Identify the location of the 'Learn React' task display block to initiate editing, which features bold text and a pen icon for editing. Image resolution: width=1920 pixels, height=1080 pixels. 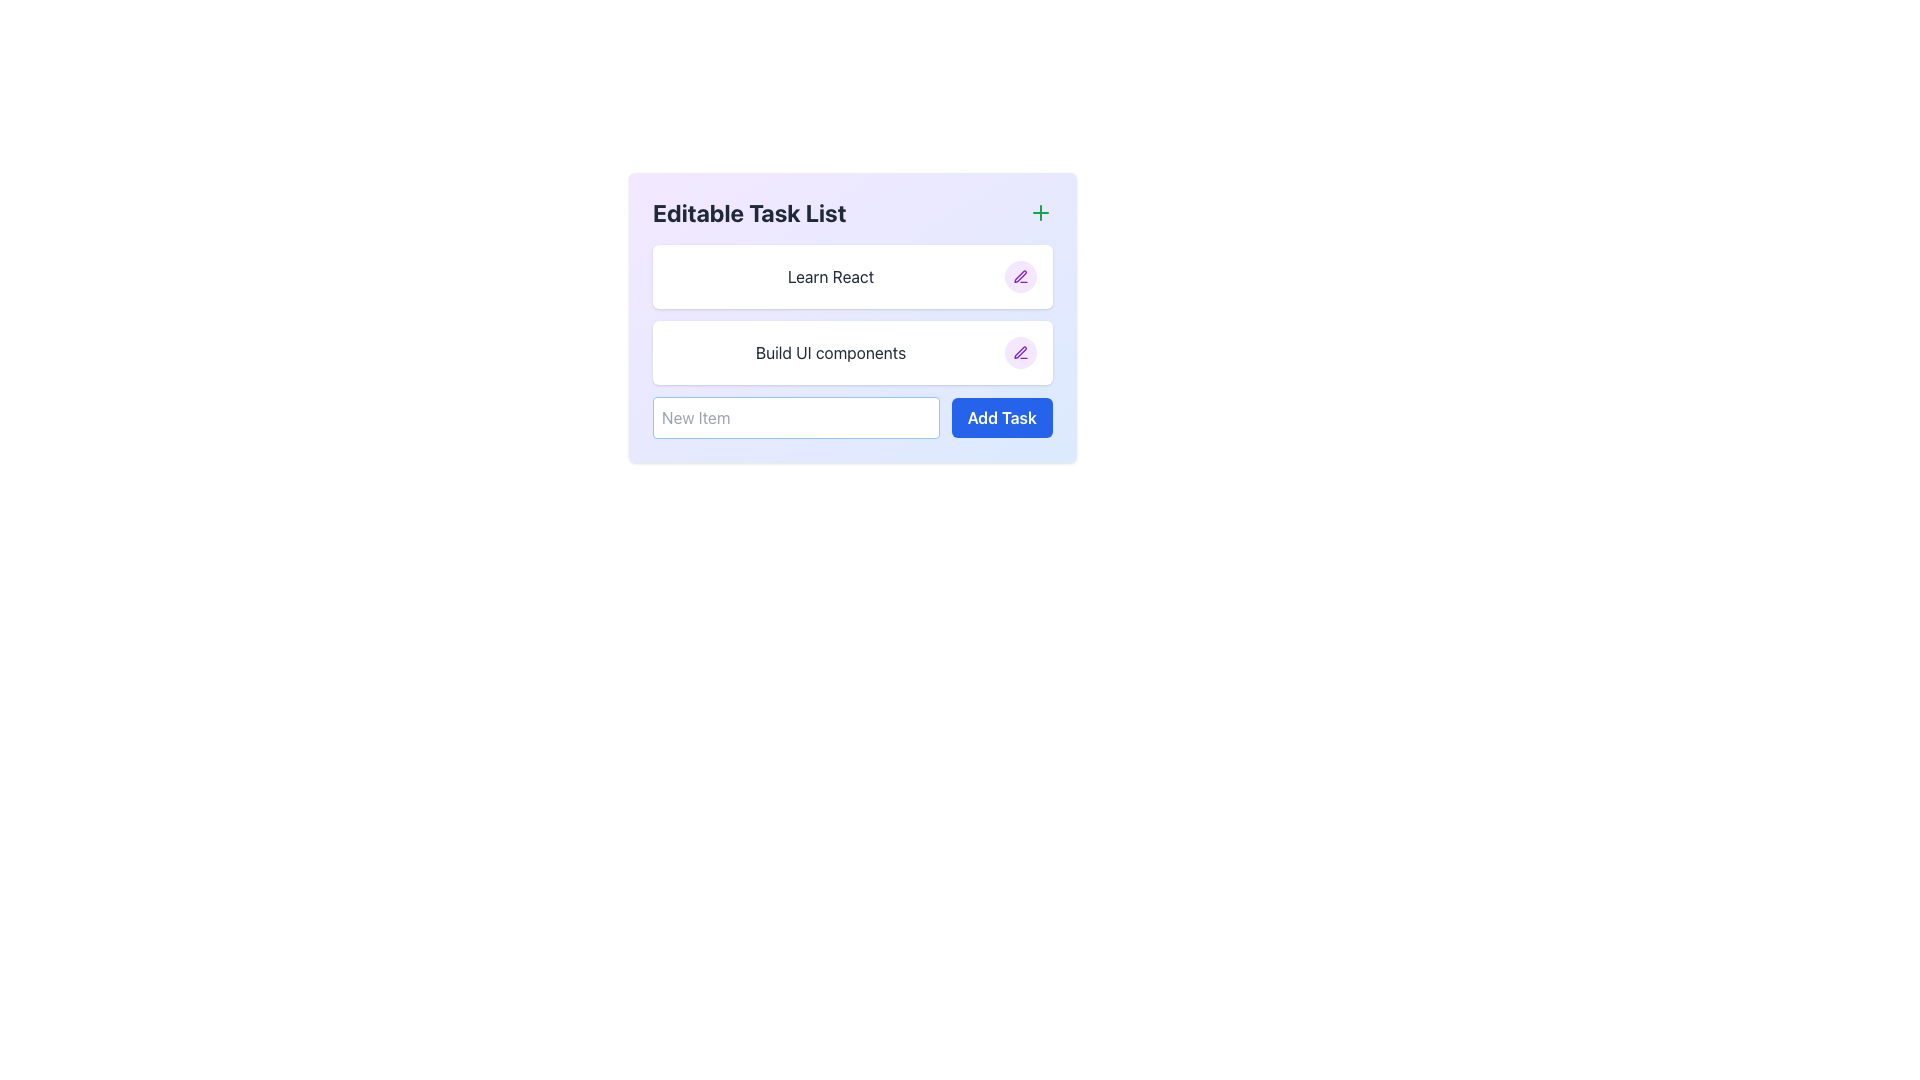
(853, 277).